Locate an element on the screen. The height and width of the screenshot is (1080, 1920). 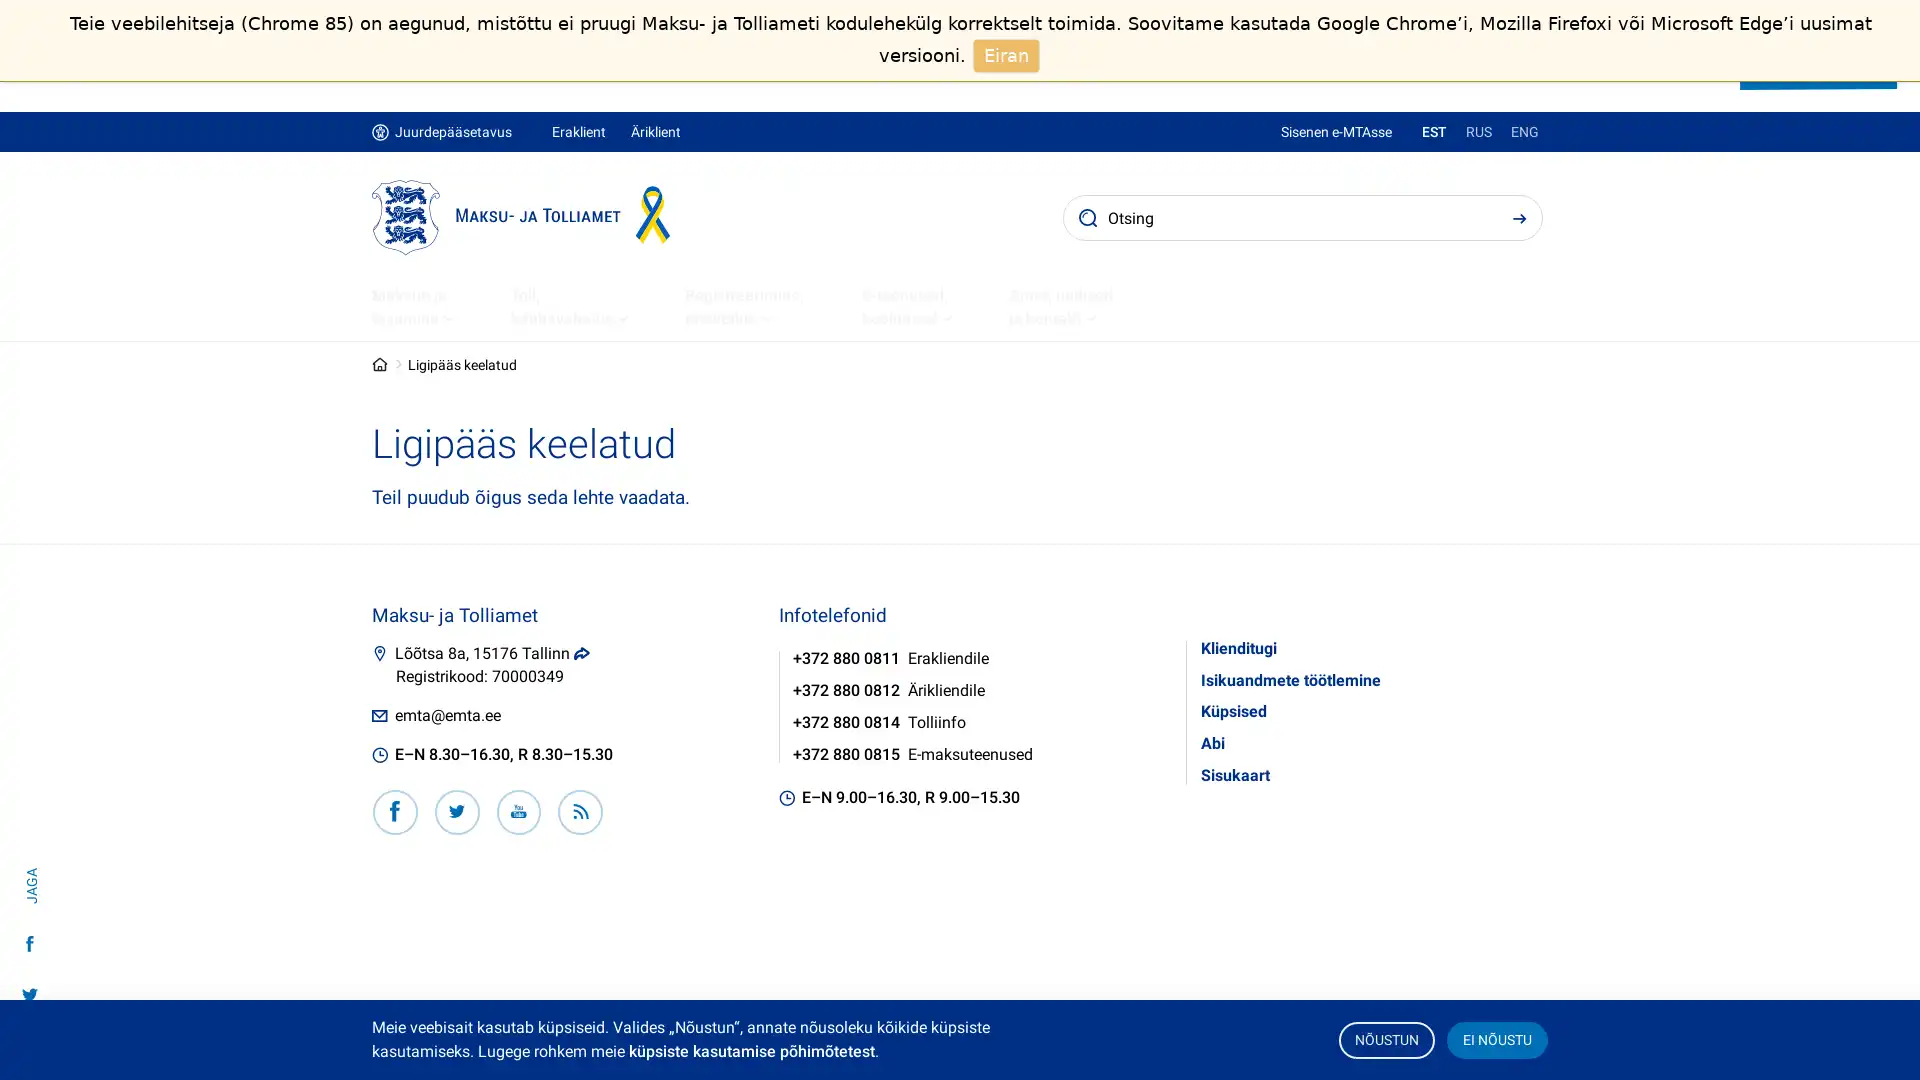
NOUSTUN is located at coordinates (1385, 1038).